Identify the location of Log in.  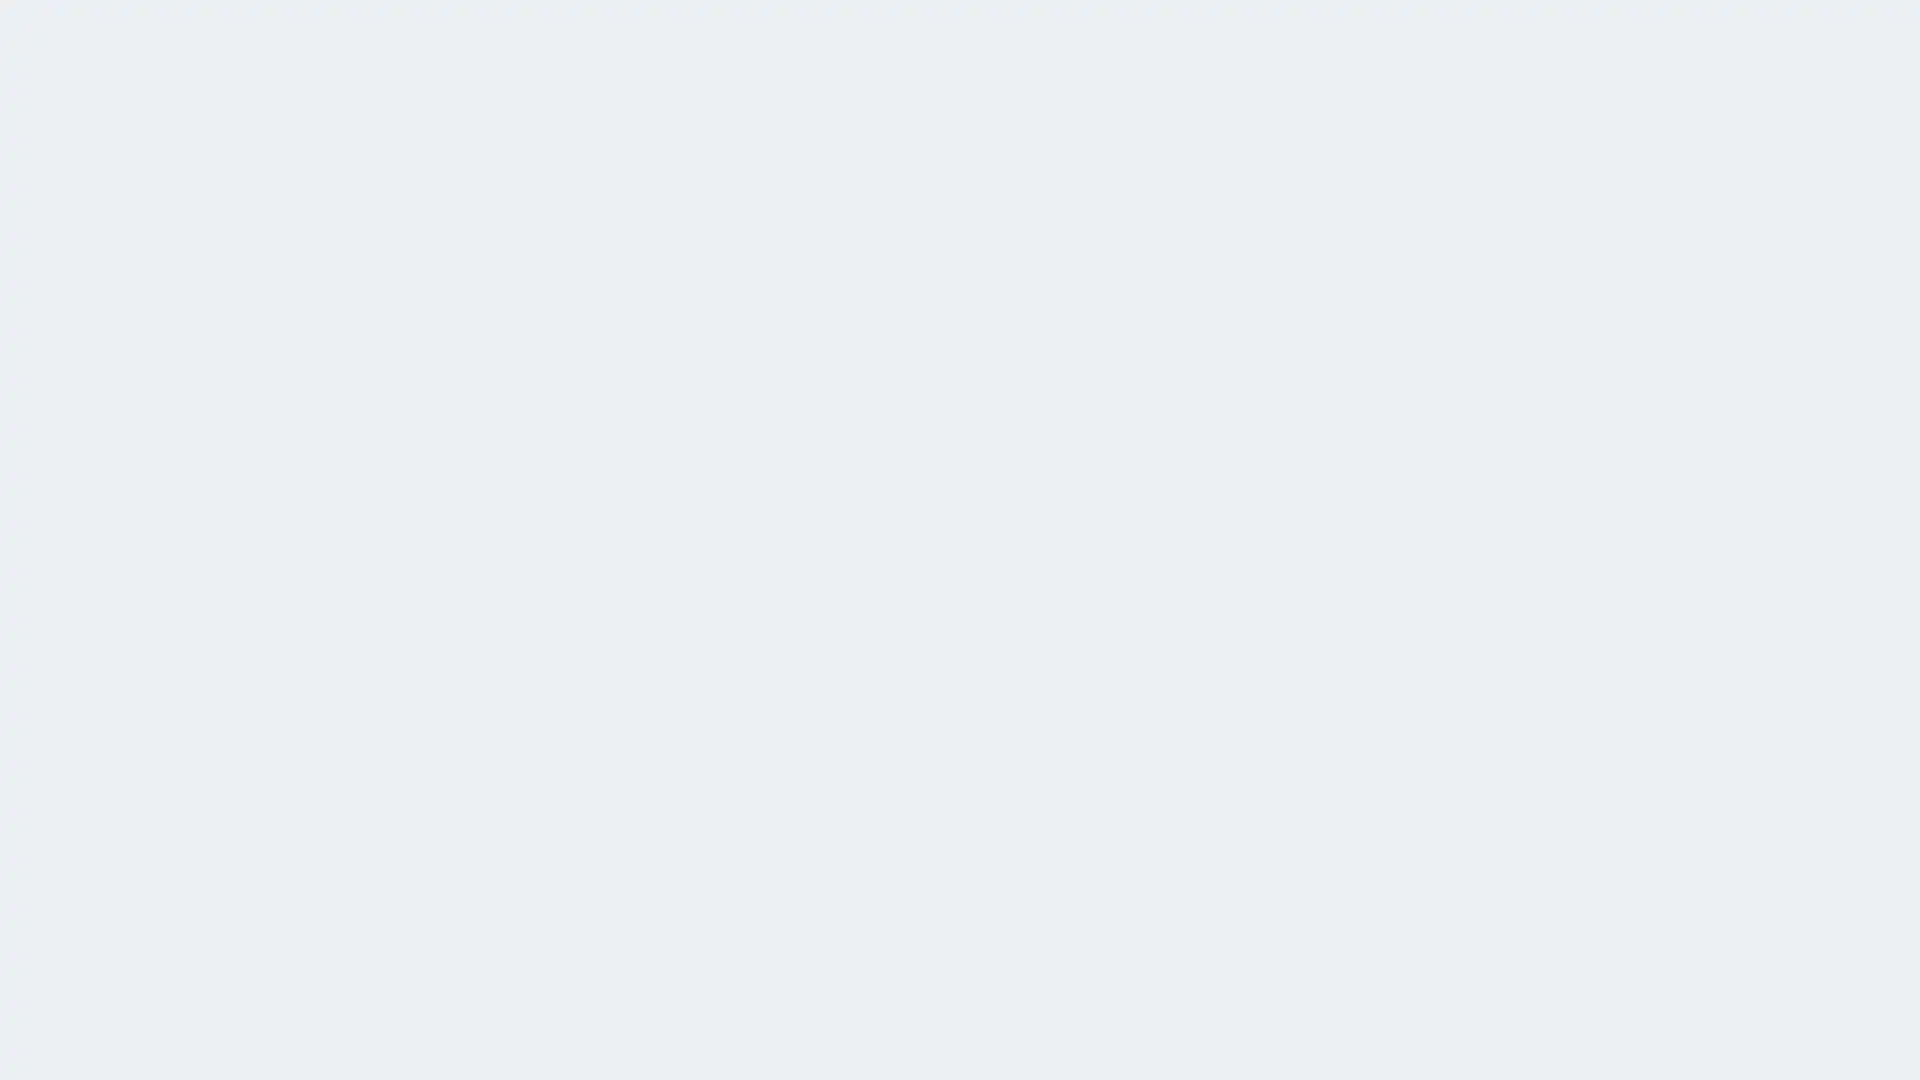
(866, 494).